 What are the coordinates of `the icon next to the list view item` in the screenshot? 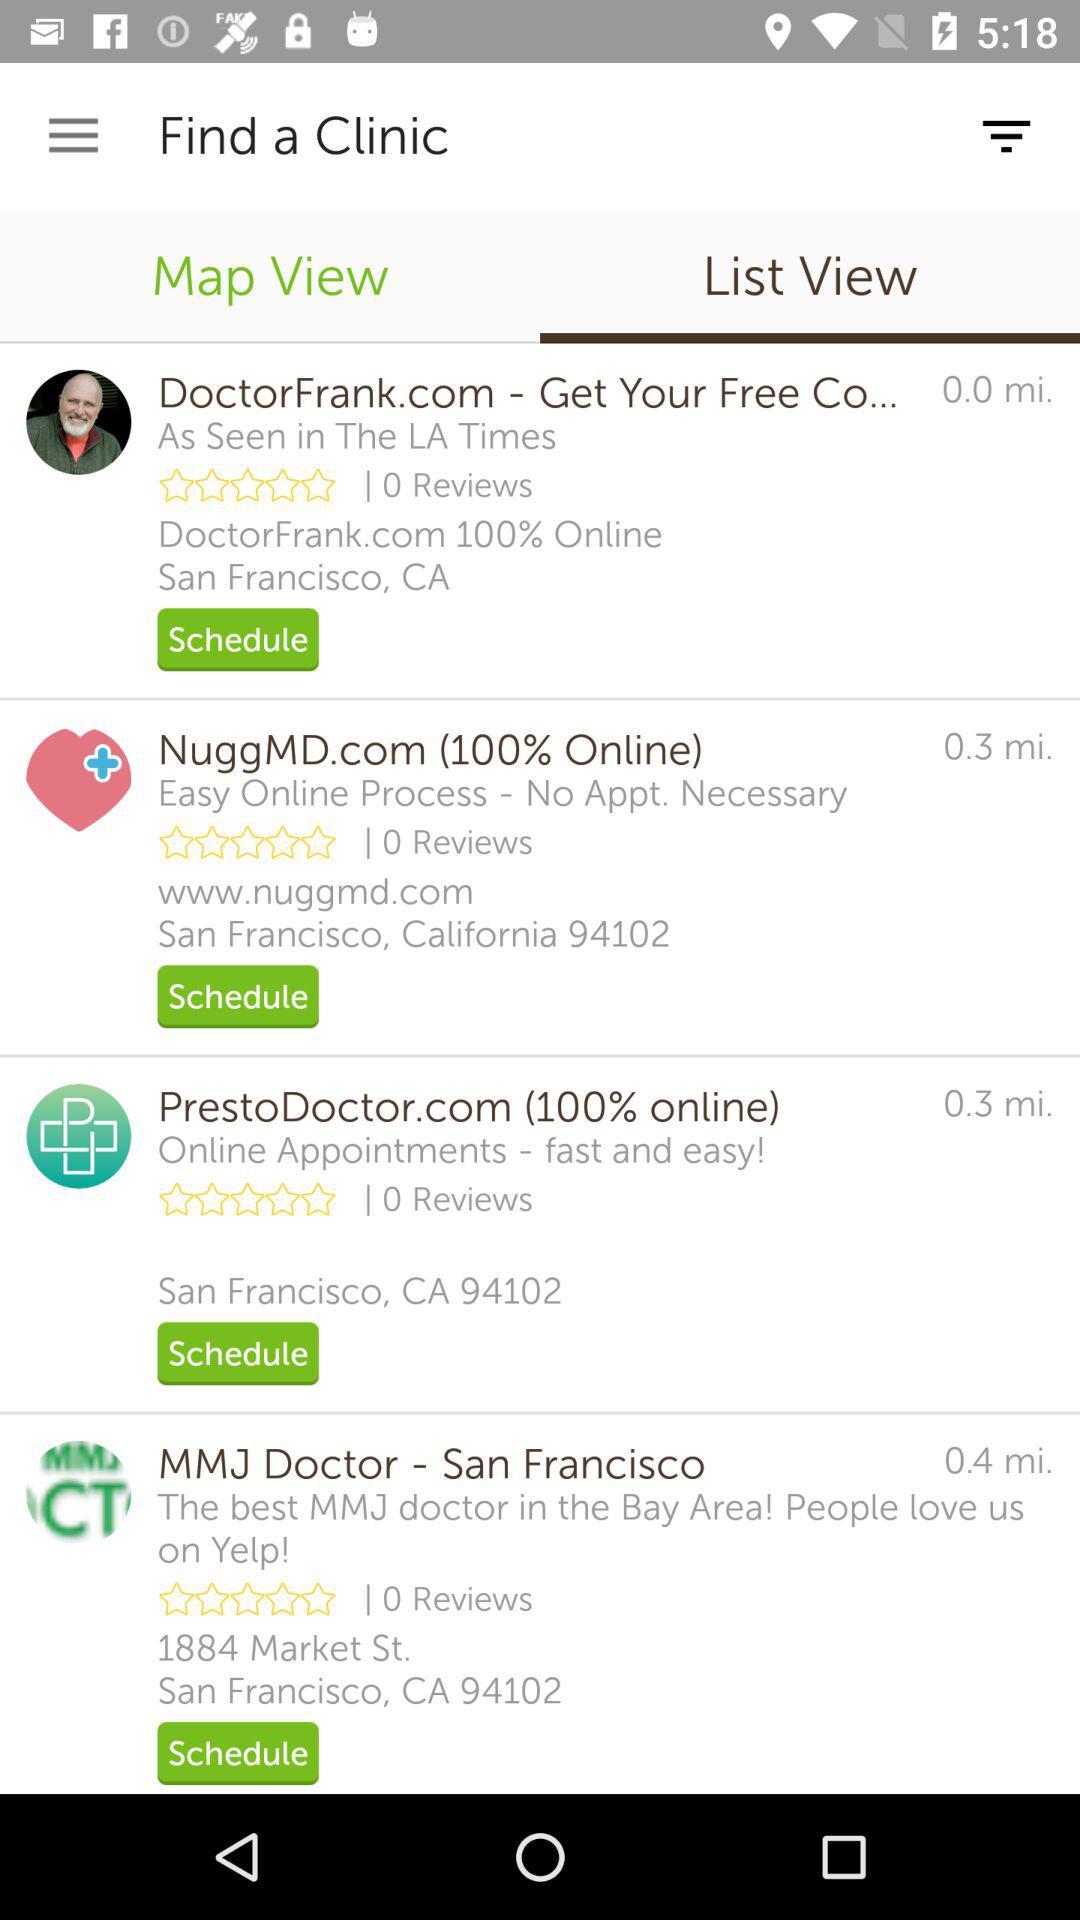 It's located at (270, 275).